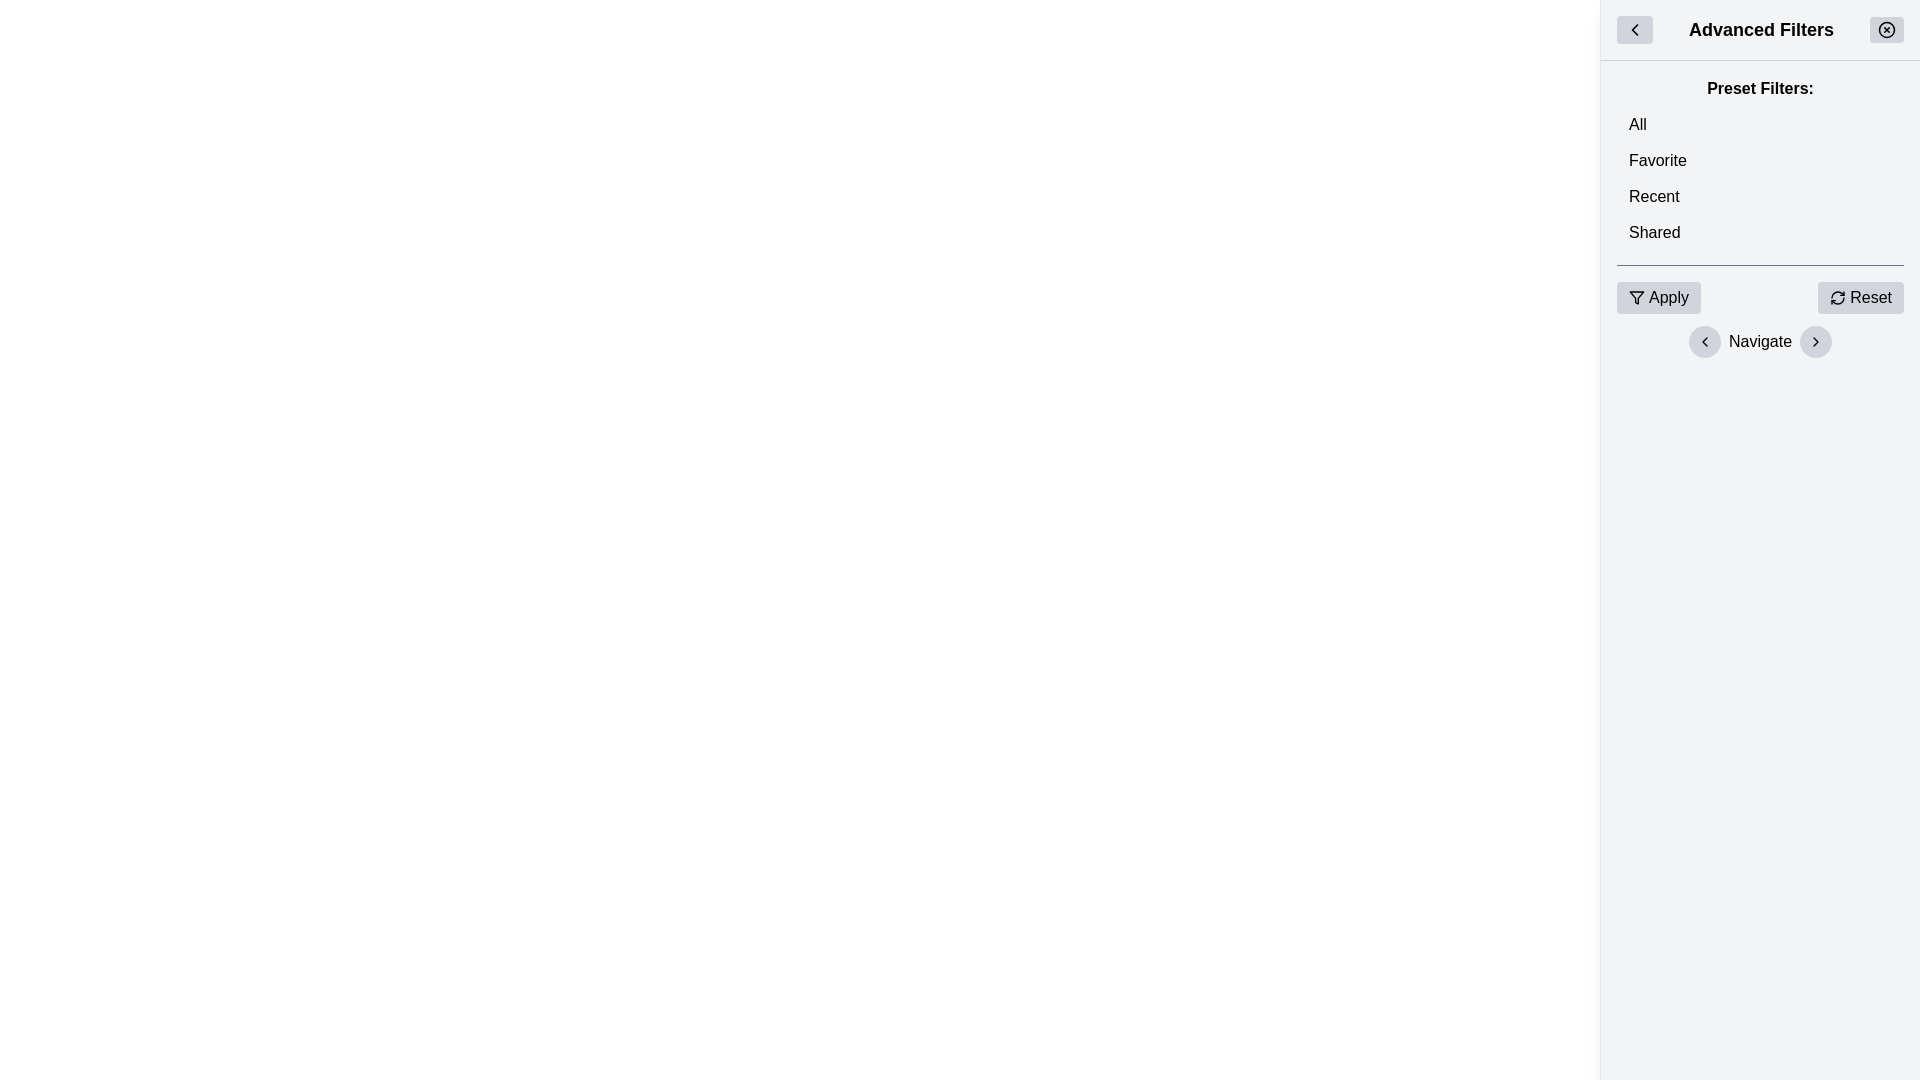 The height and width of the screenshot is (1080, 1920). I want to click on the filter icon, which is an inverted triangle with a horizontal bar, located on the leftmost part of the 'Apply' button, positioned near the top-right section of the interface, so click(1636, 297).